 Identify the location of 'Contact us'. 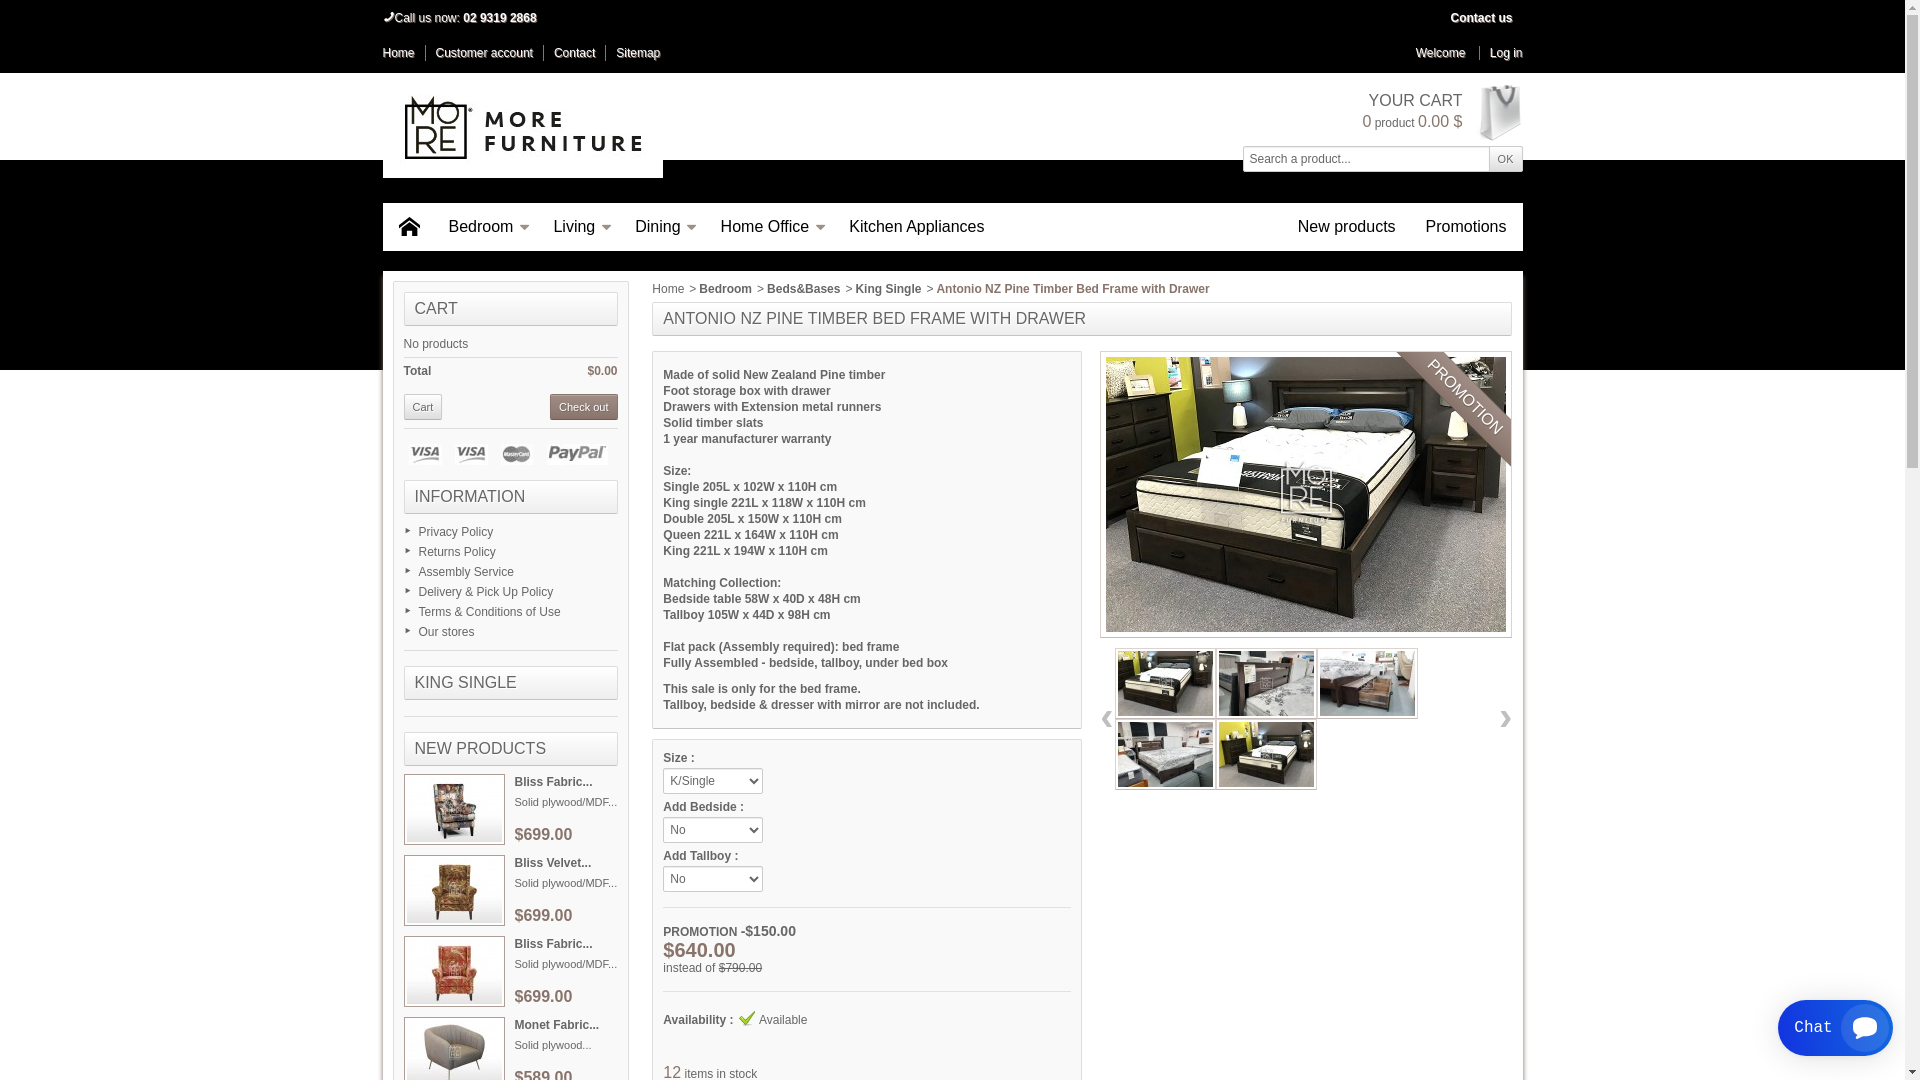
(1481, 18).